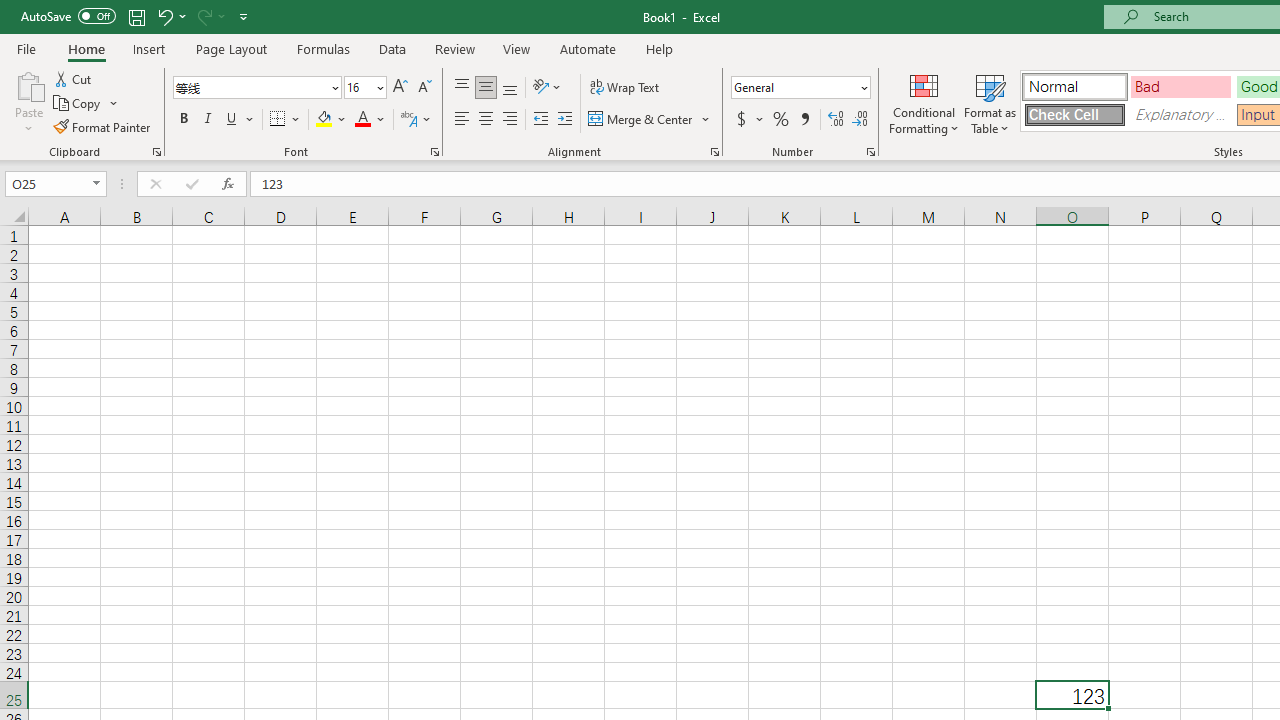  Describe the element at coordinates (461, 86) in the screenshot. I see `'Top Align'` at that location.